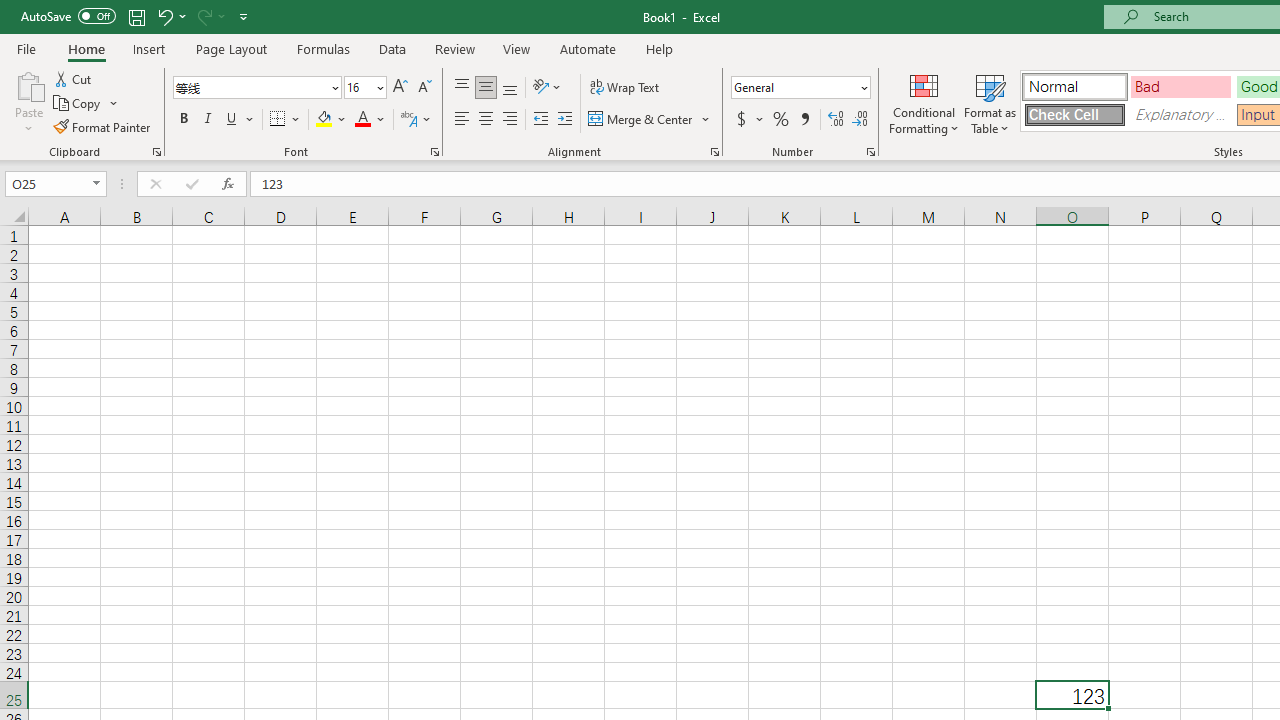  Describe the element at coordinates (461, 86) in the screenshot. I see `'Top Align'` at that location.